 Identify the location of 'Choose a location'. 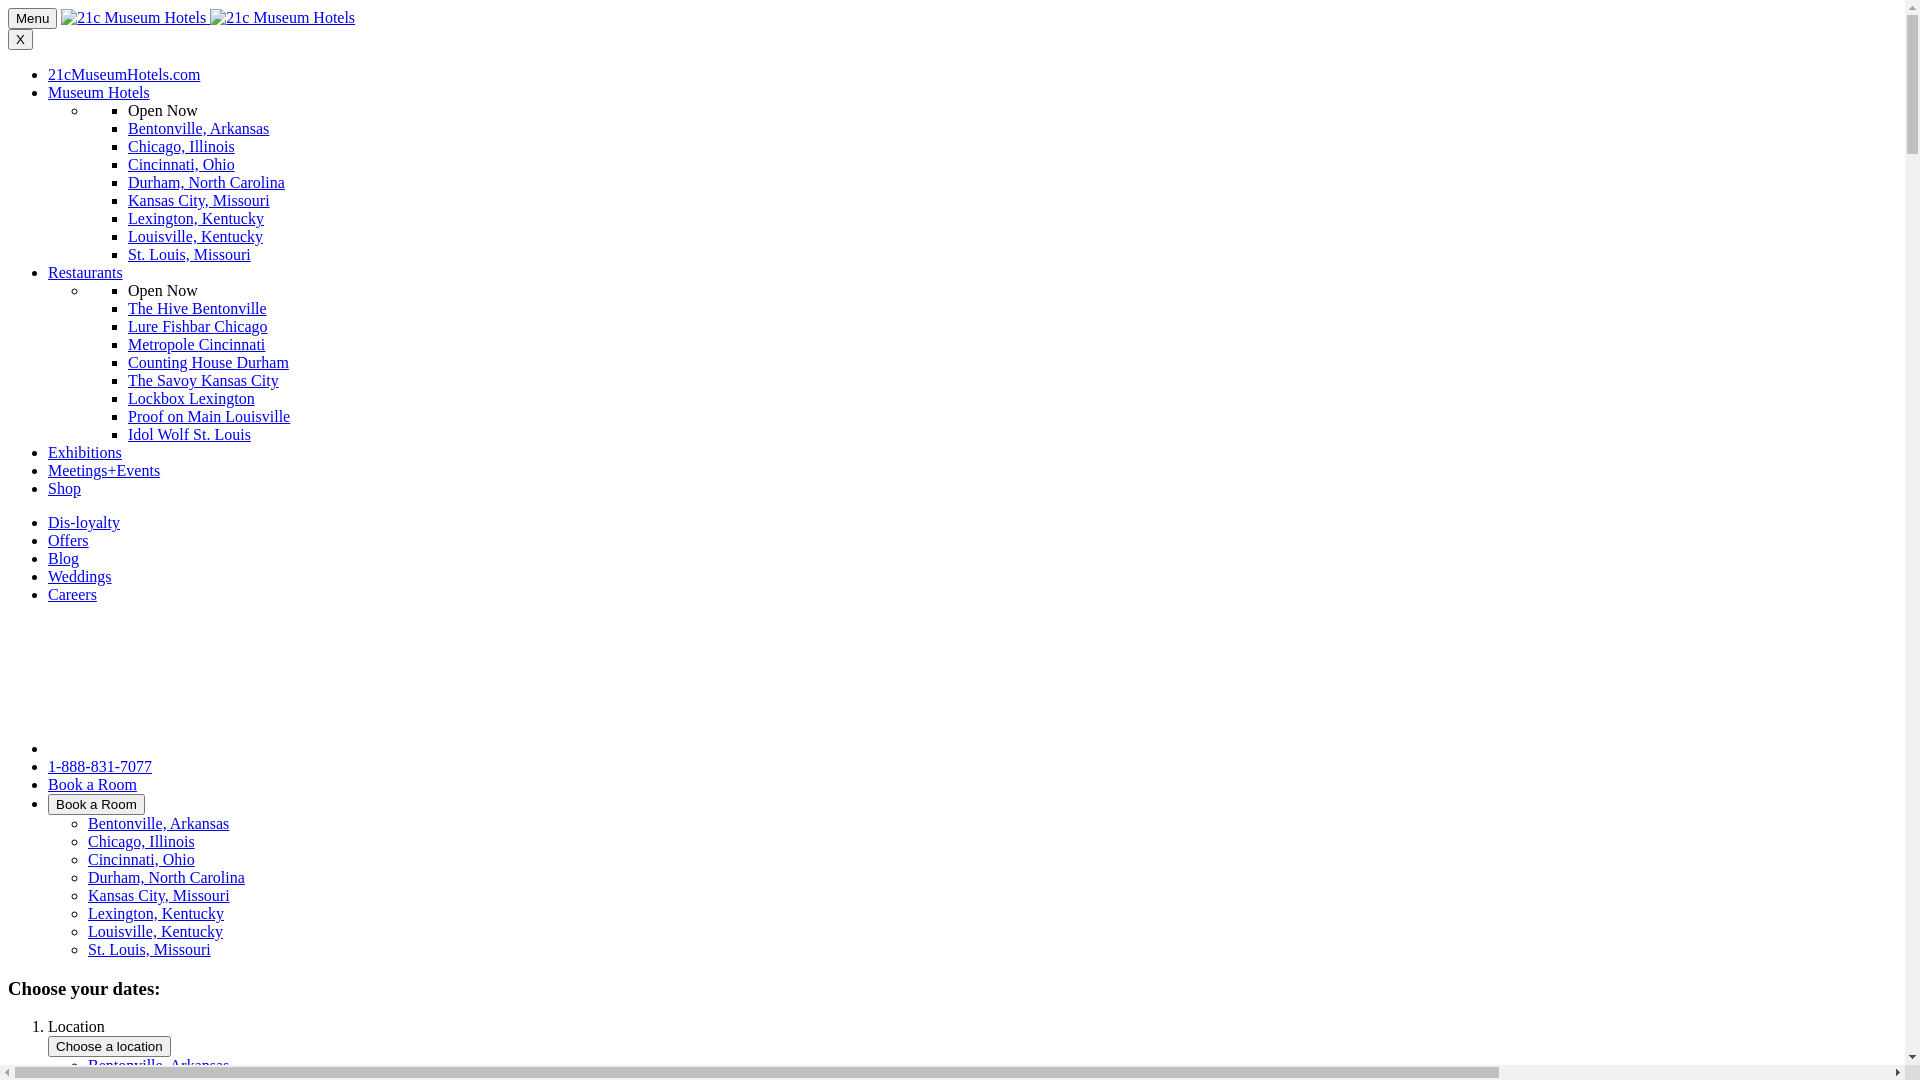
(108, 1045).